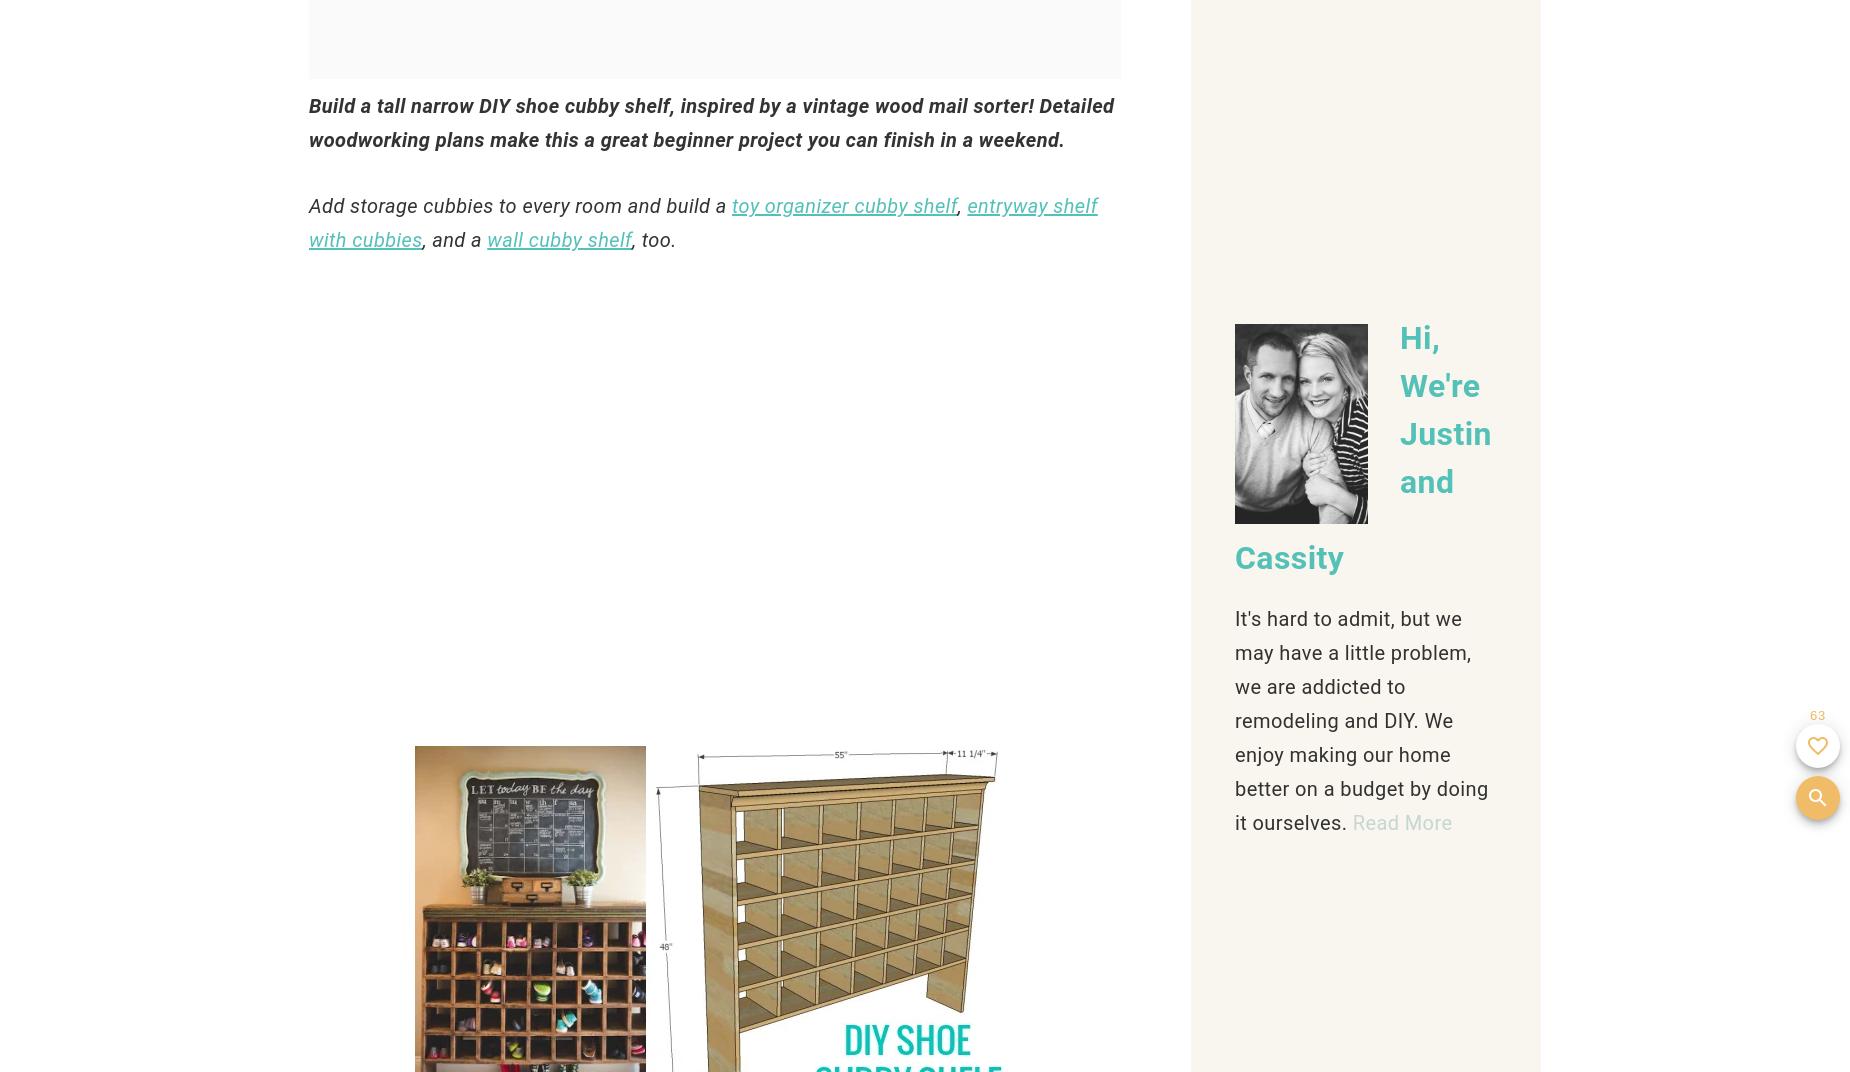 The height and width of the screenshot is (1072, 1850). I want to click on 'Read More', so click(1401, 821).